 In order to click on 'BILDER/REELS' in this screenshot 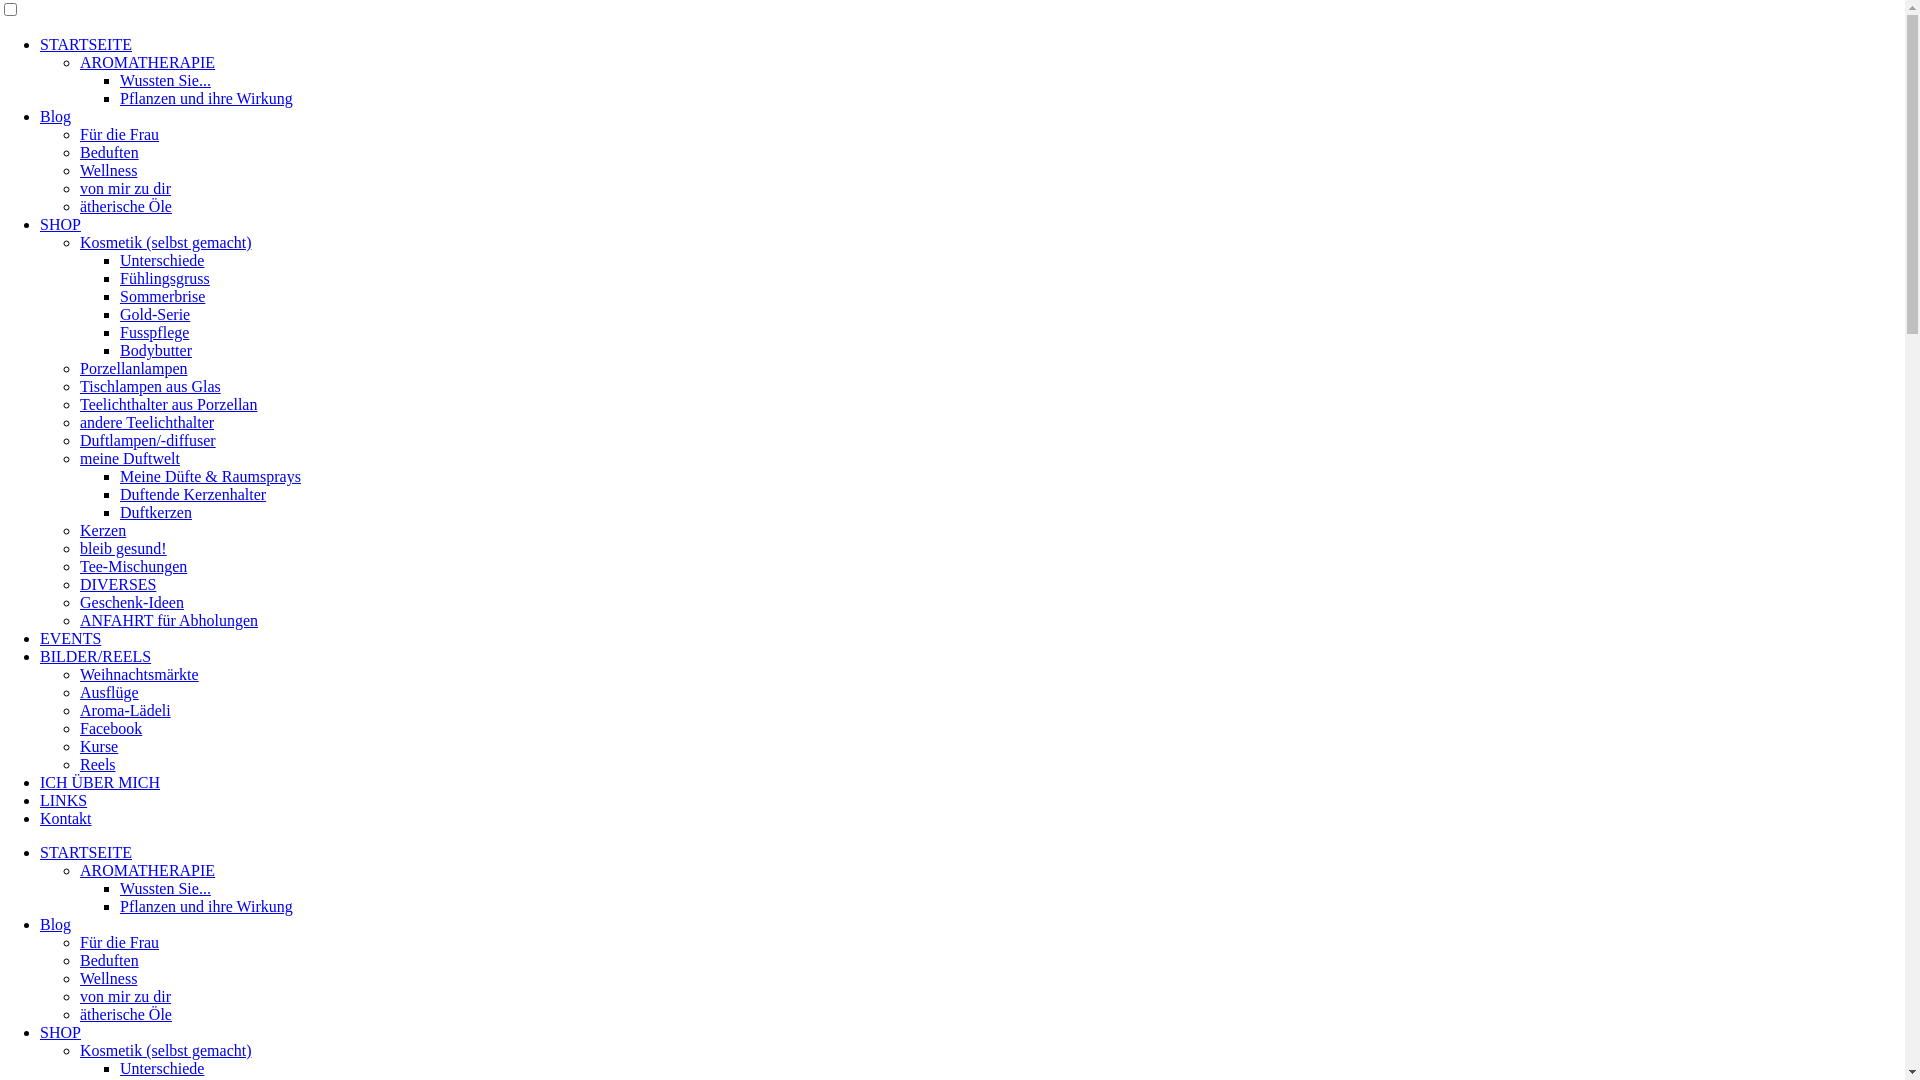, I will do `click(94, 656)`.